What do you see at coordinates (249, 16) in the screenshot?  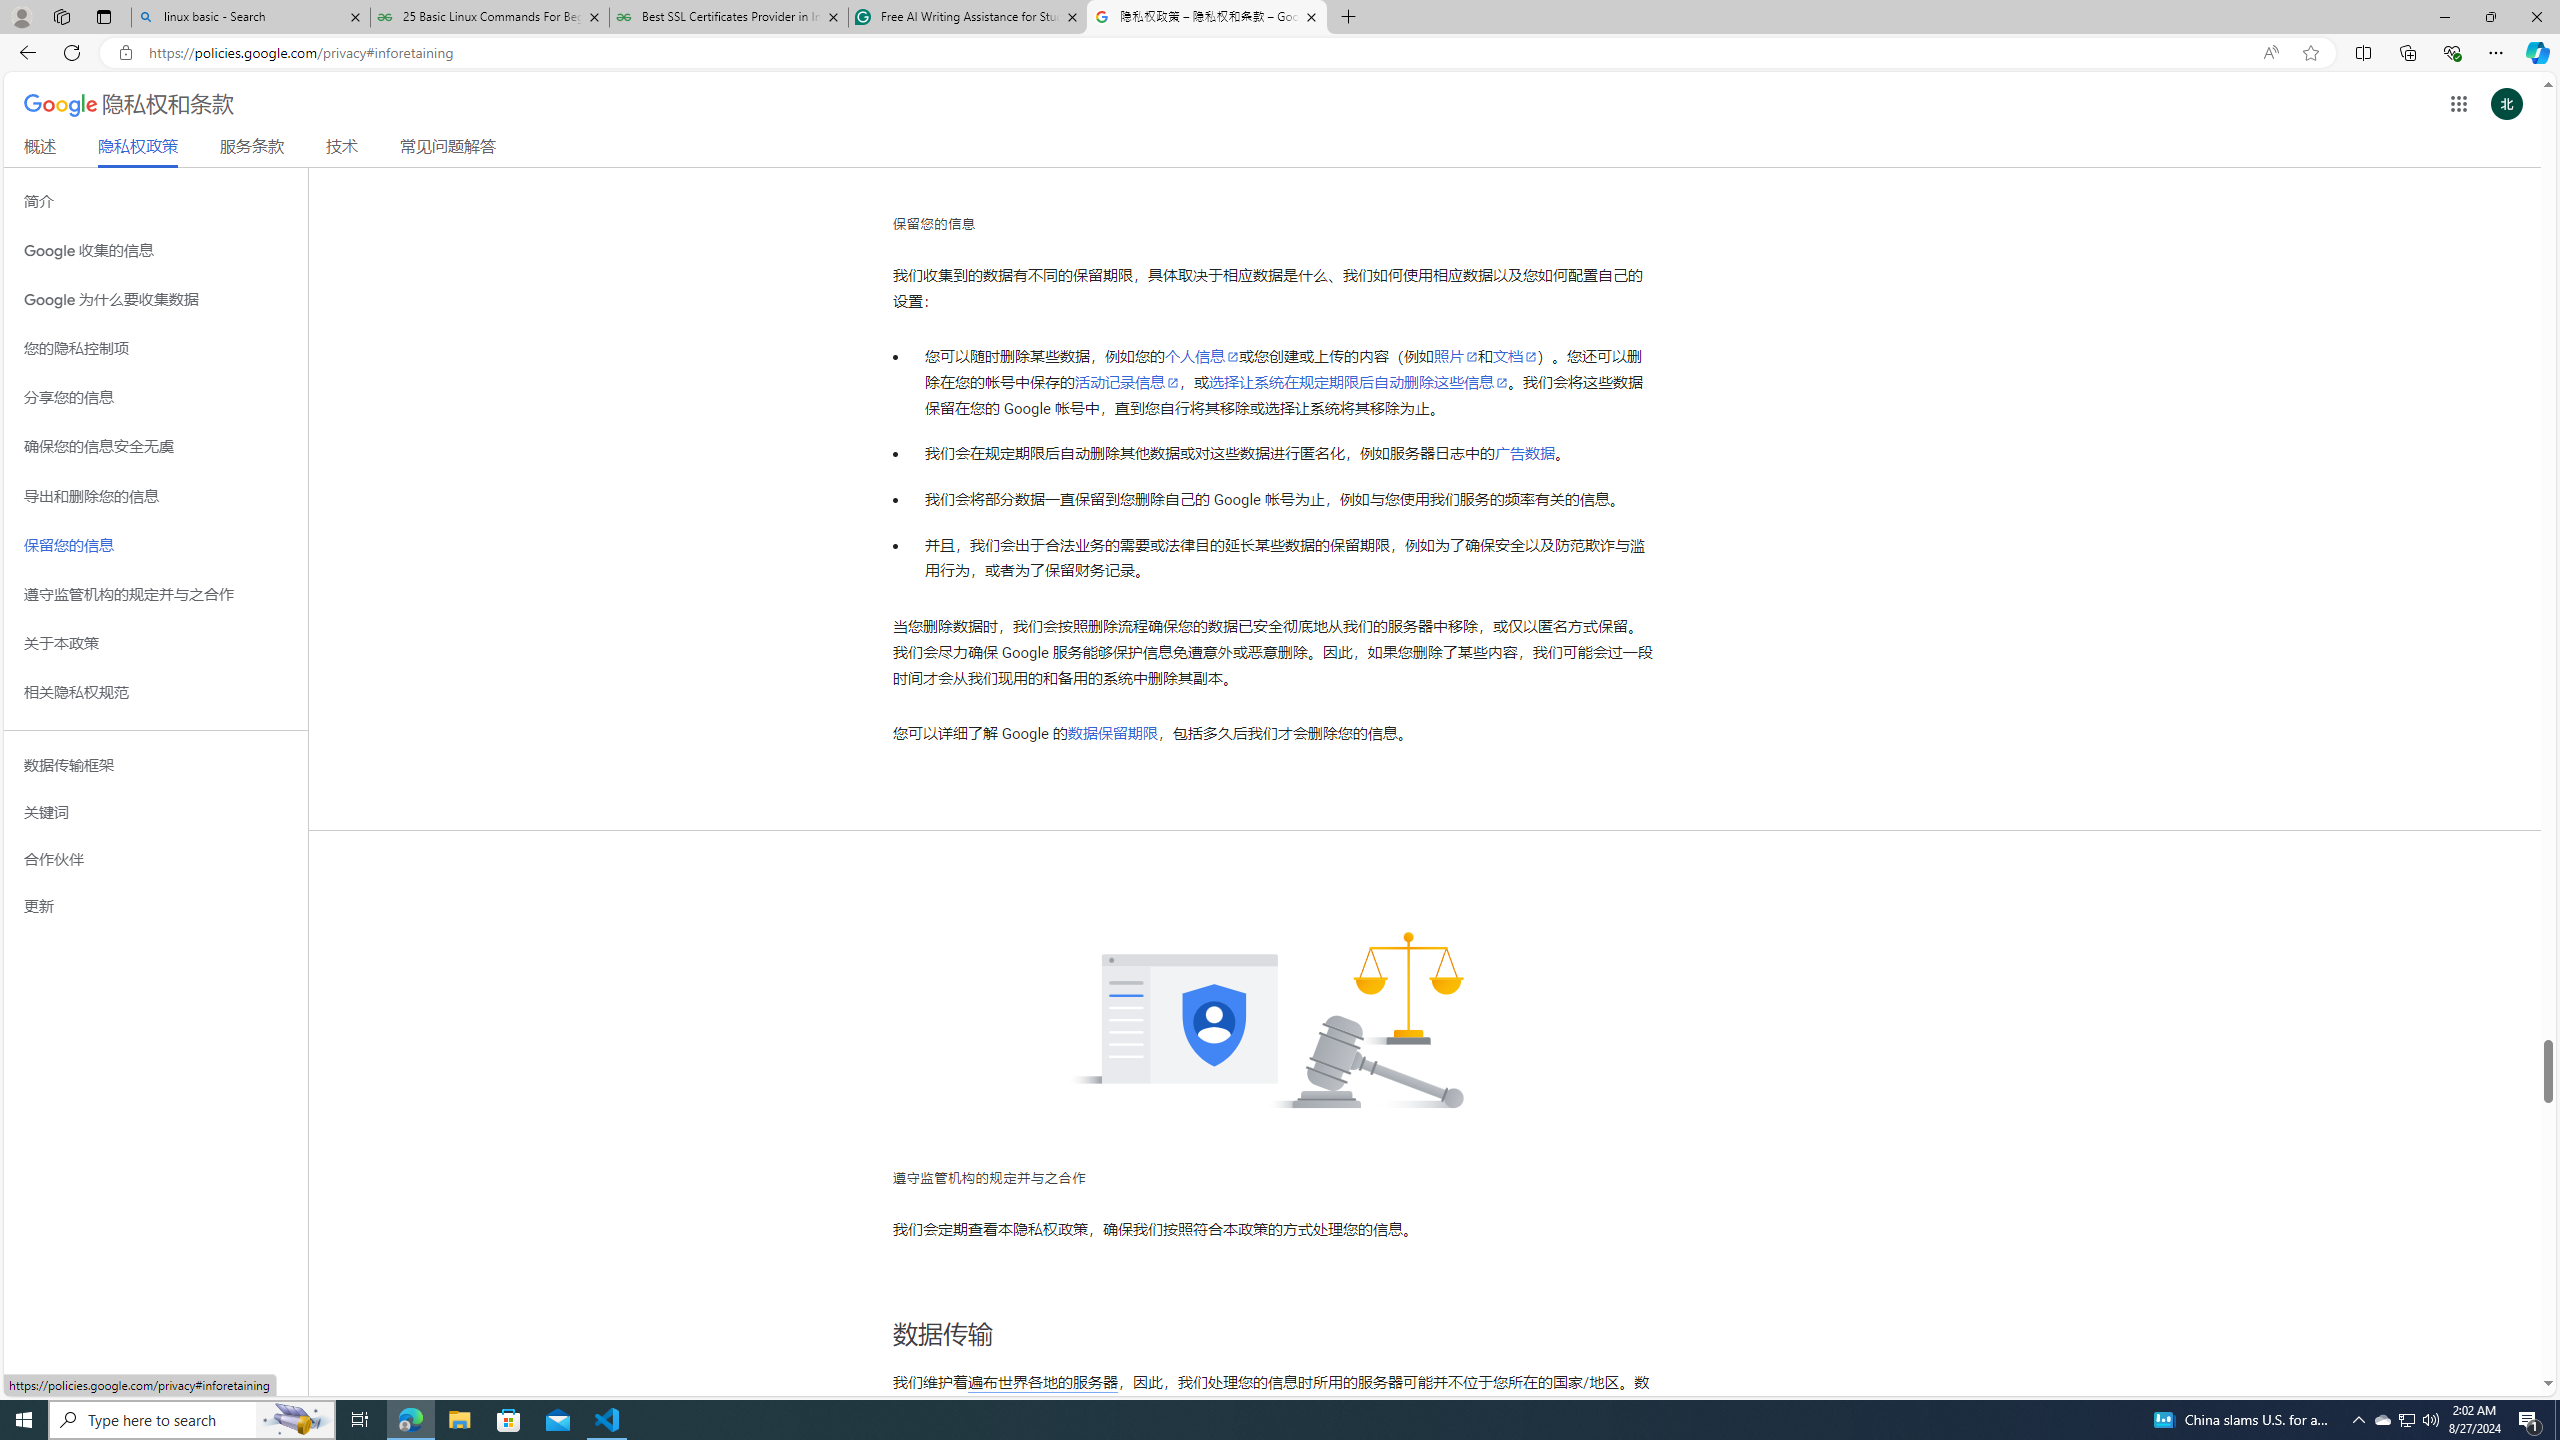 I see `'linux basic - Search'` at bounding box center [249, 16].